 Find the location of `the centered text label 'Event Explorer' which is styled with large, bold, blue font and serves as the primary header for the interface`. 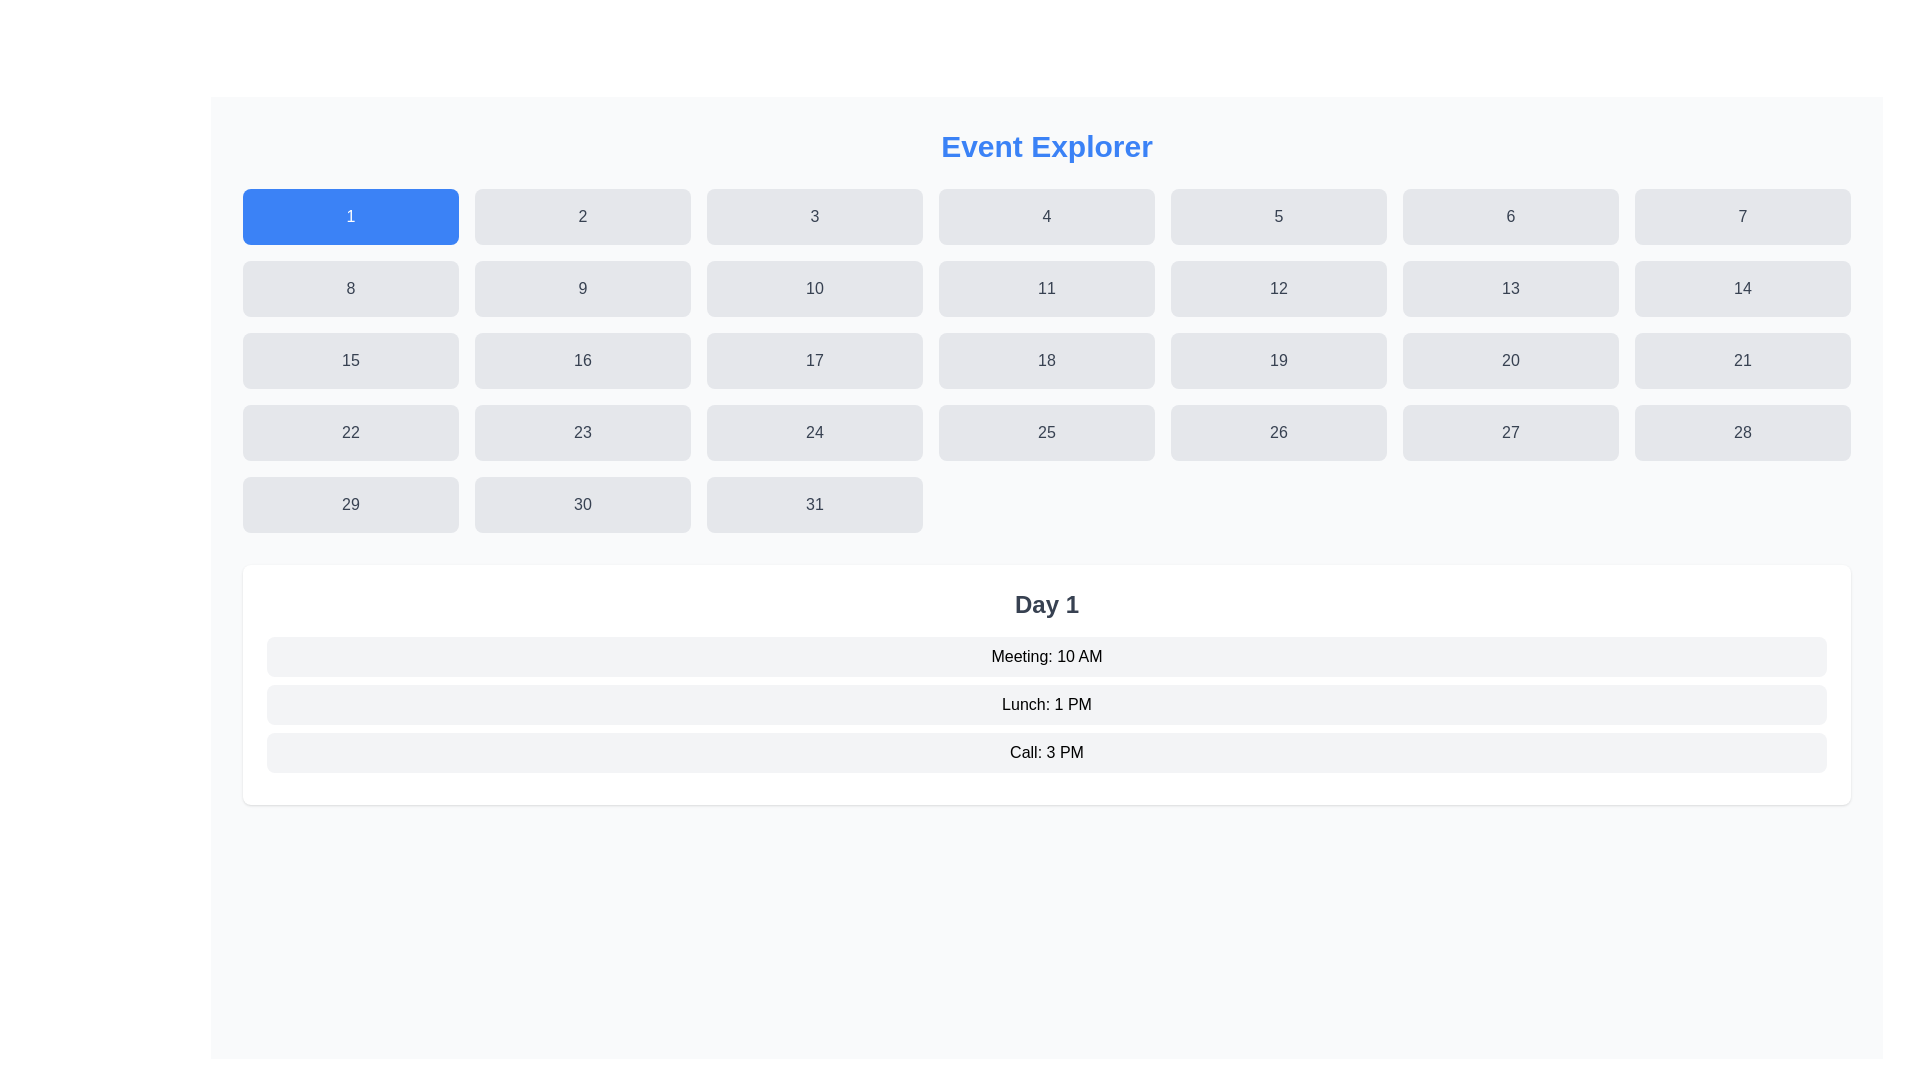

the centered text label 'Event Explorer' which is styled with large, bold, blue font and serves as the primary header for the interface is located at coordinates (1045, 145).